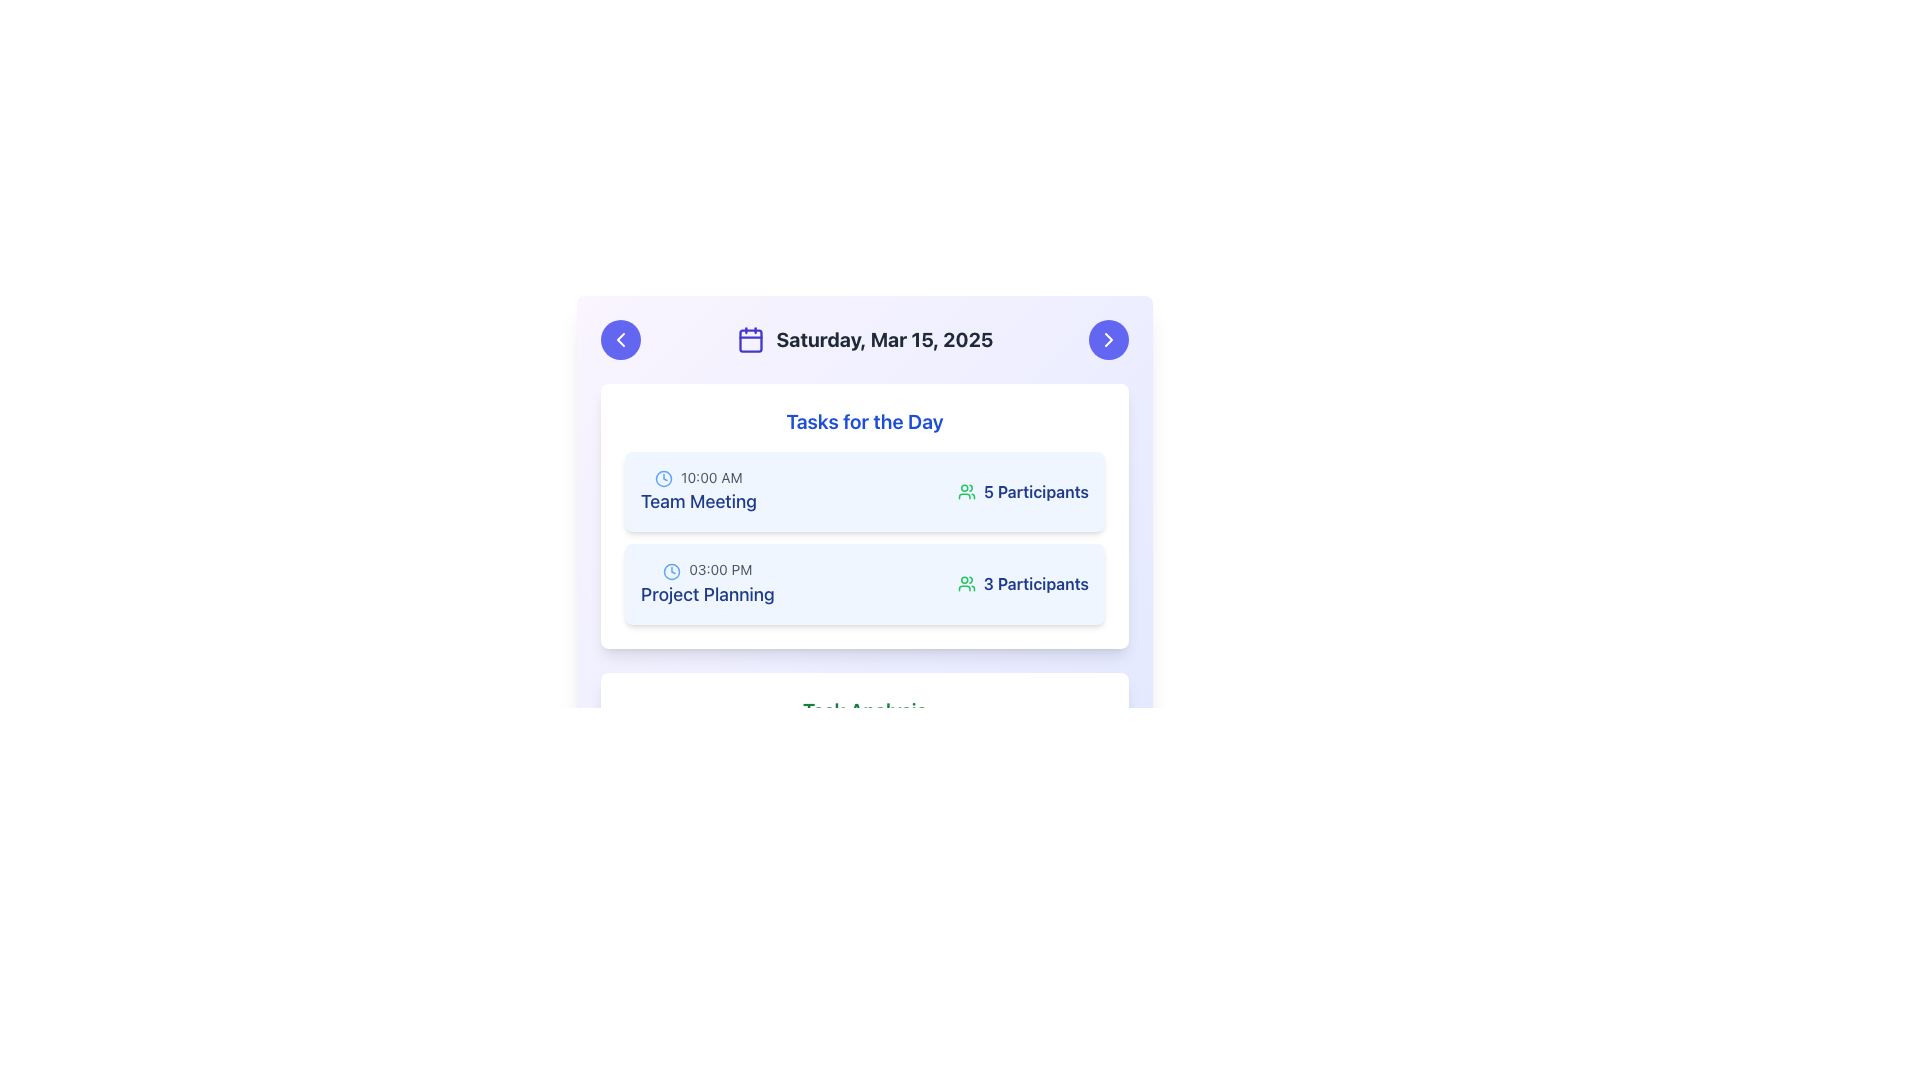 The image size is (1920, 1080). What do you see at coordinates (698, 478) in the screenshot?
I see `the Time label displaying '10:00 AM' with a clock icon in gray and blue, located at the top of the event card for 'Team Meeting'` at bounding box center [698, 478].